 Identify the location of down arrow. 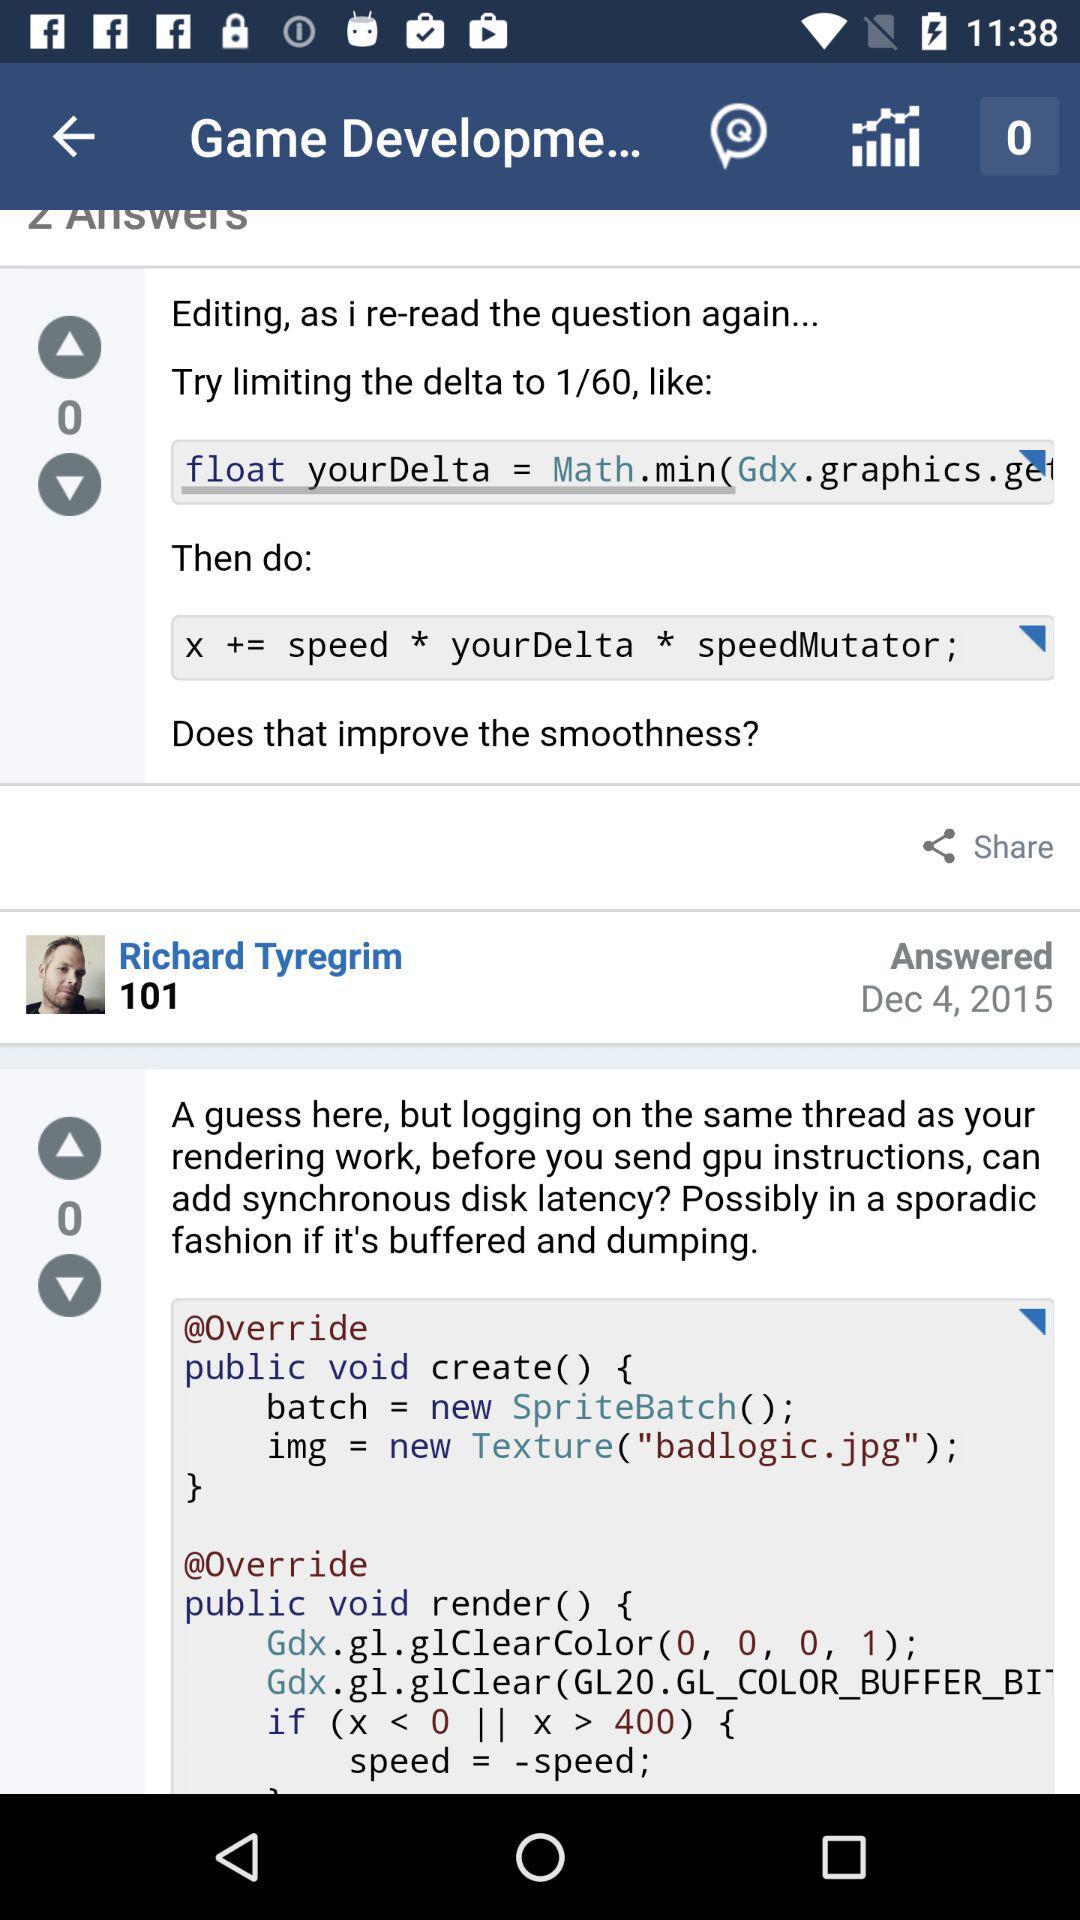
(68, 484).